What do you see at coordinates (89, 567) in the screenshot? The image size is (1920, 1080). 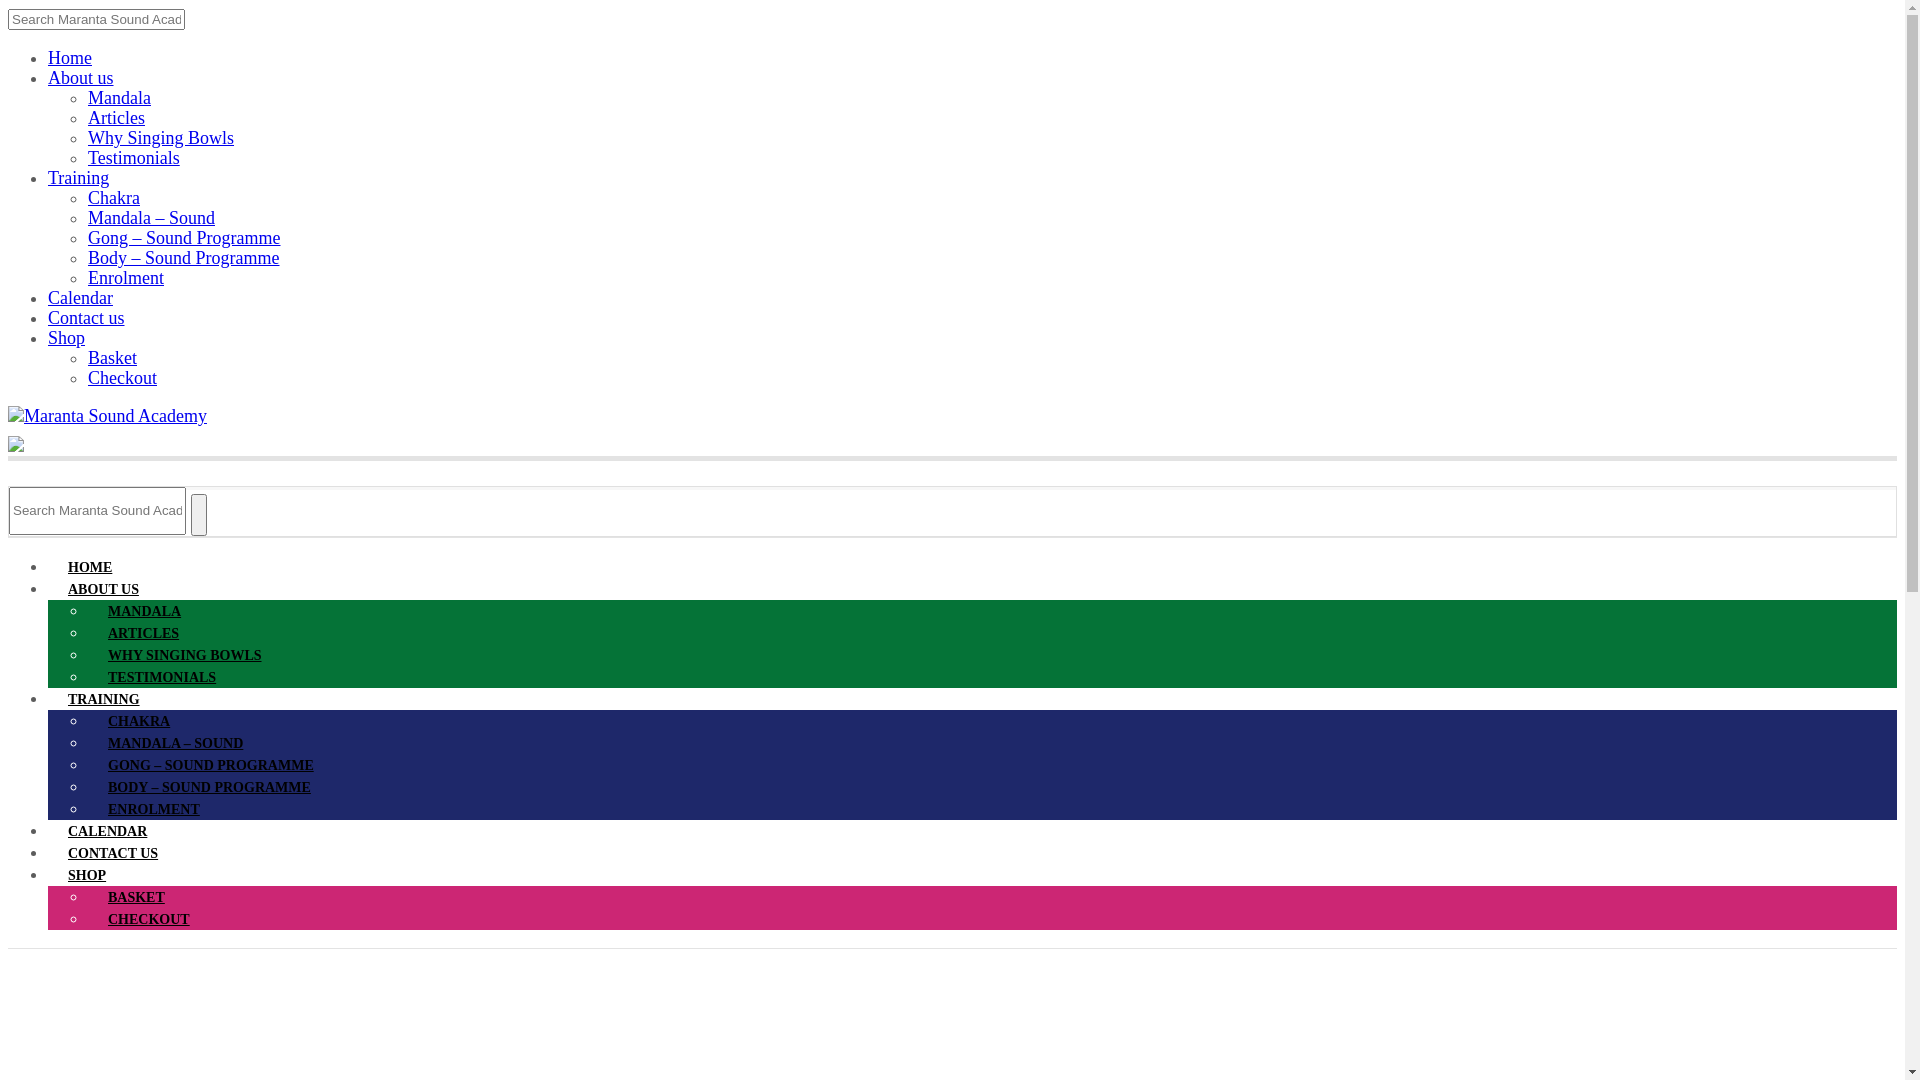 I see `'HOME'` at bounding box center [89, 567].